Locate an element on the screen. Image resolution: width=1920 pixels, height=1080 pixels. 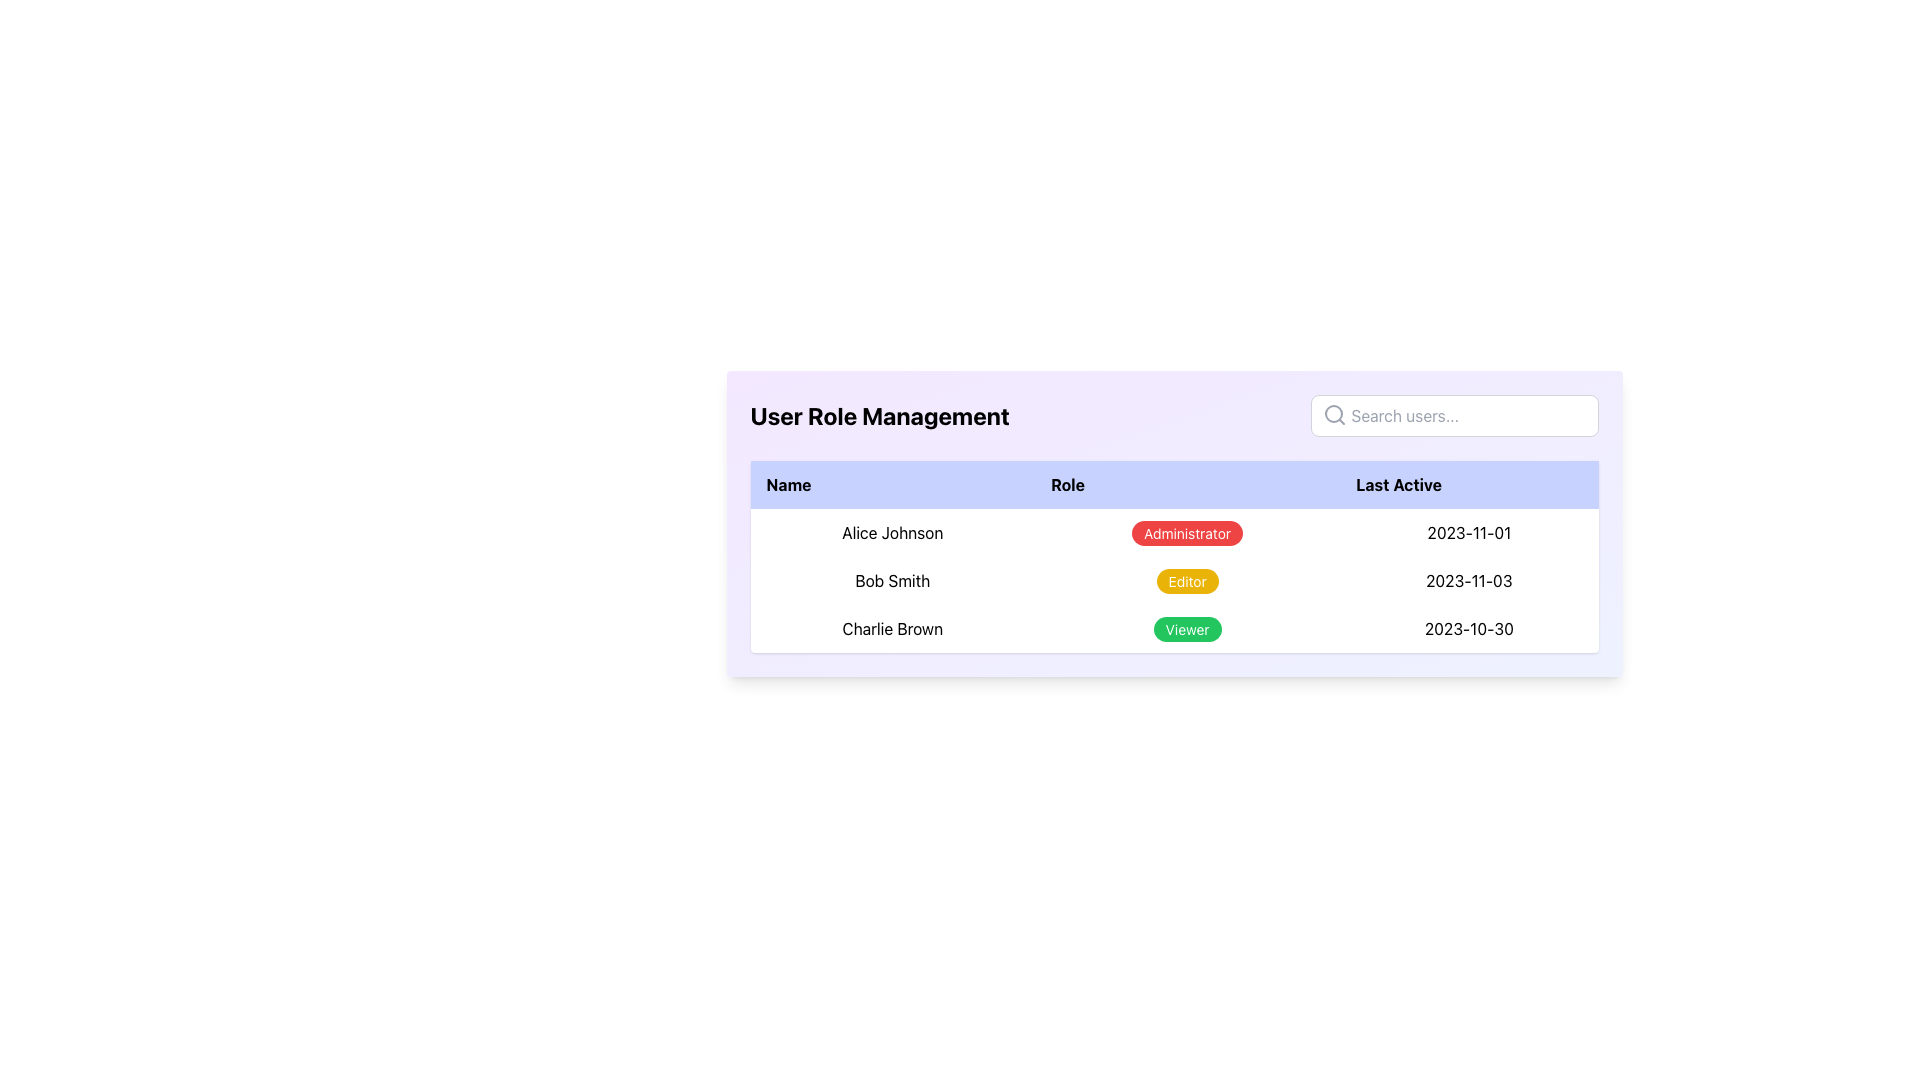
the pill-shaped label with a green background and white text that reads 'Viewer' located in the 'Role' column of the third row for 'Charlie Brown' is located at coordinates (1187, 627).